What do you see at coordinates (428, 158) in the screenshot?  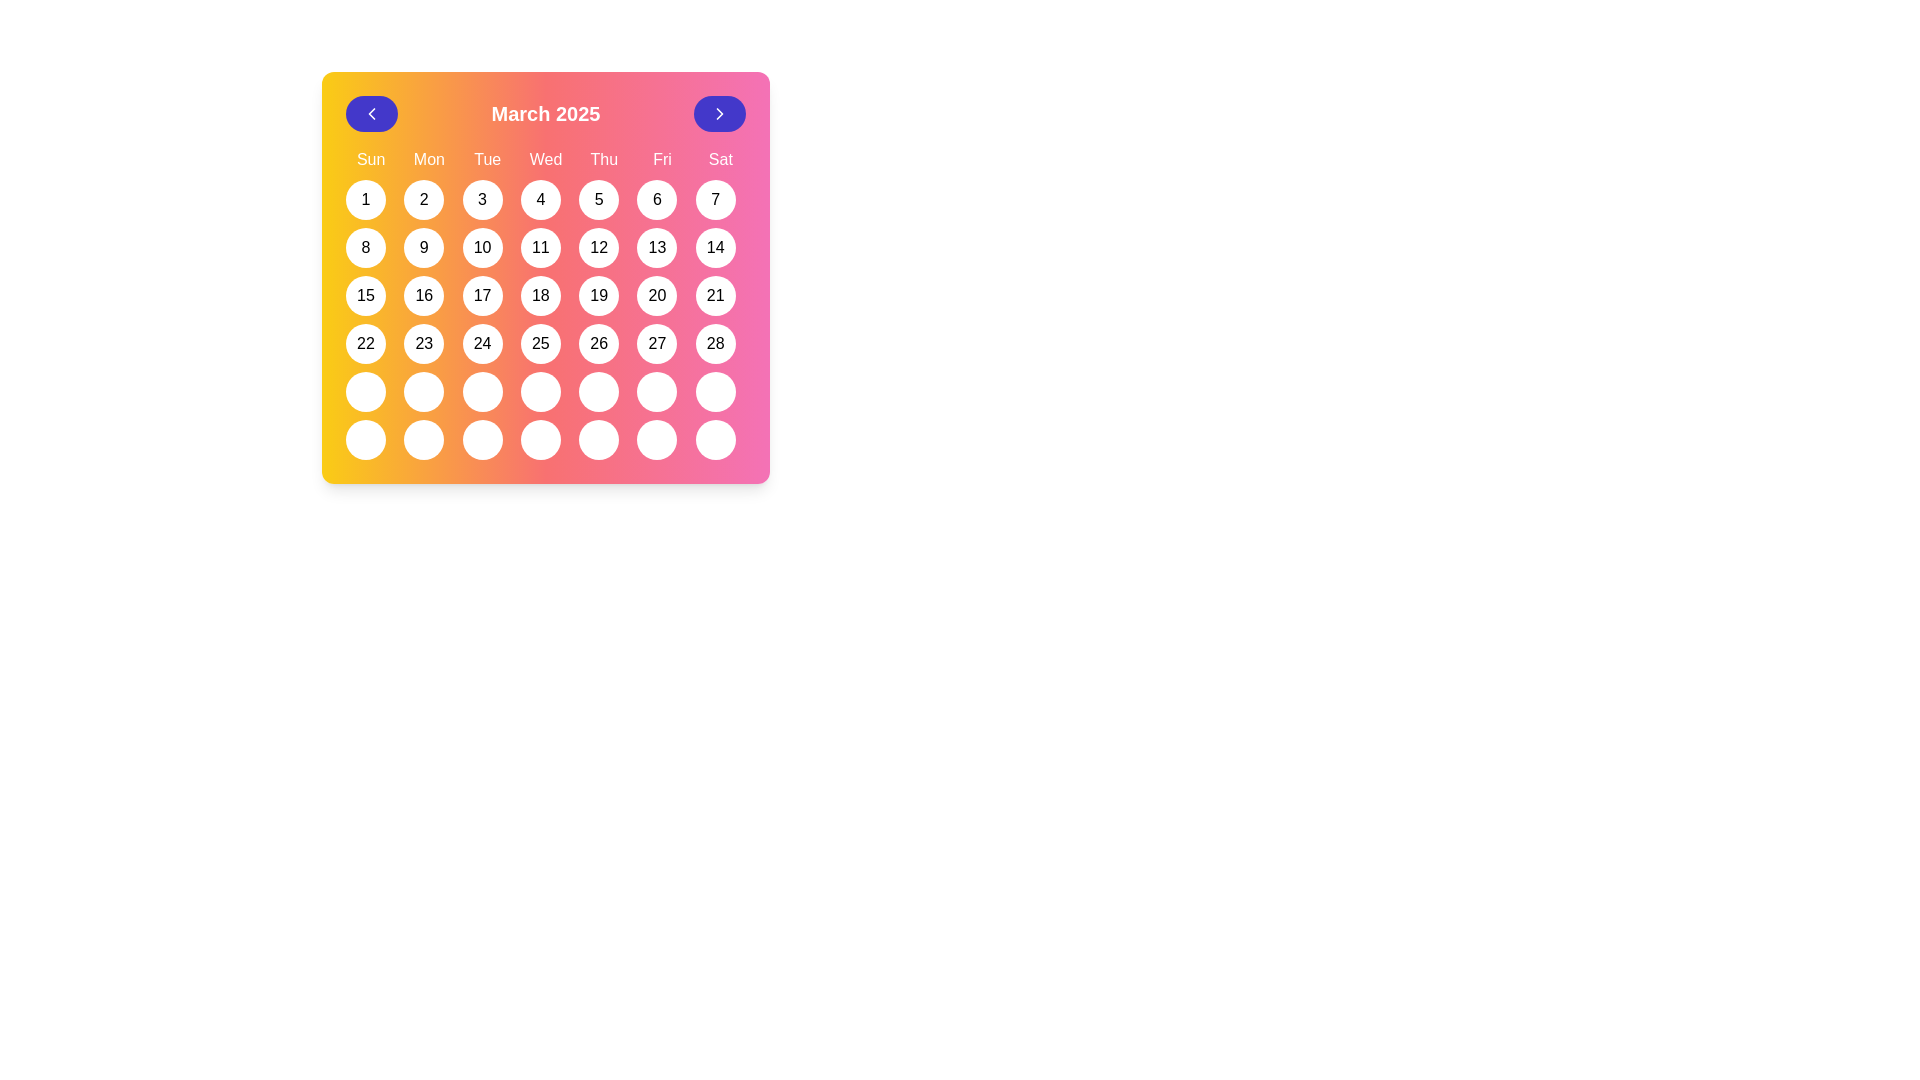 I see `the text label displaying 'Mon', which represents Monday, located in the header of the calendar display` at bounding box center [428, 158].